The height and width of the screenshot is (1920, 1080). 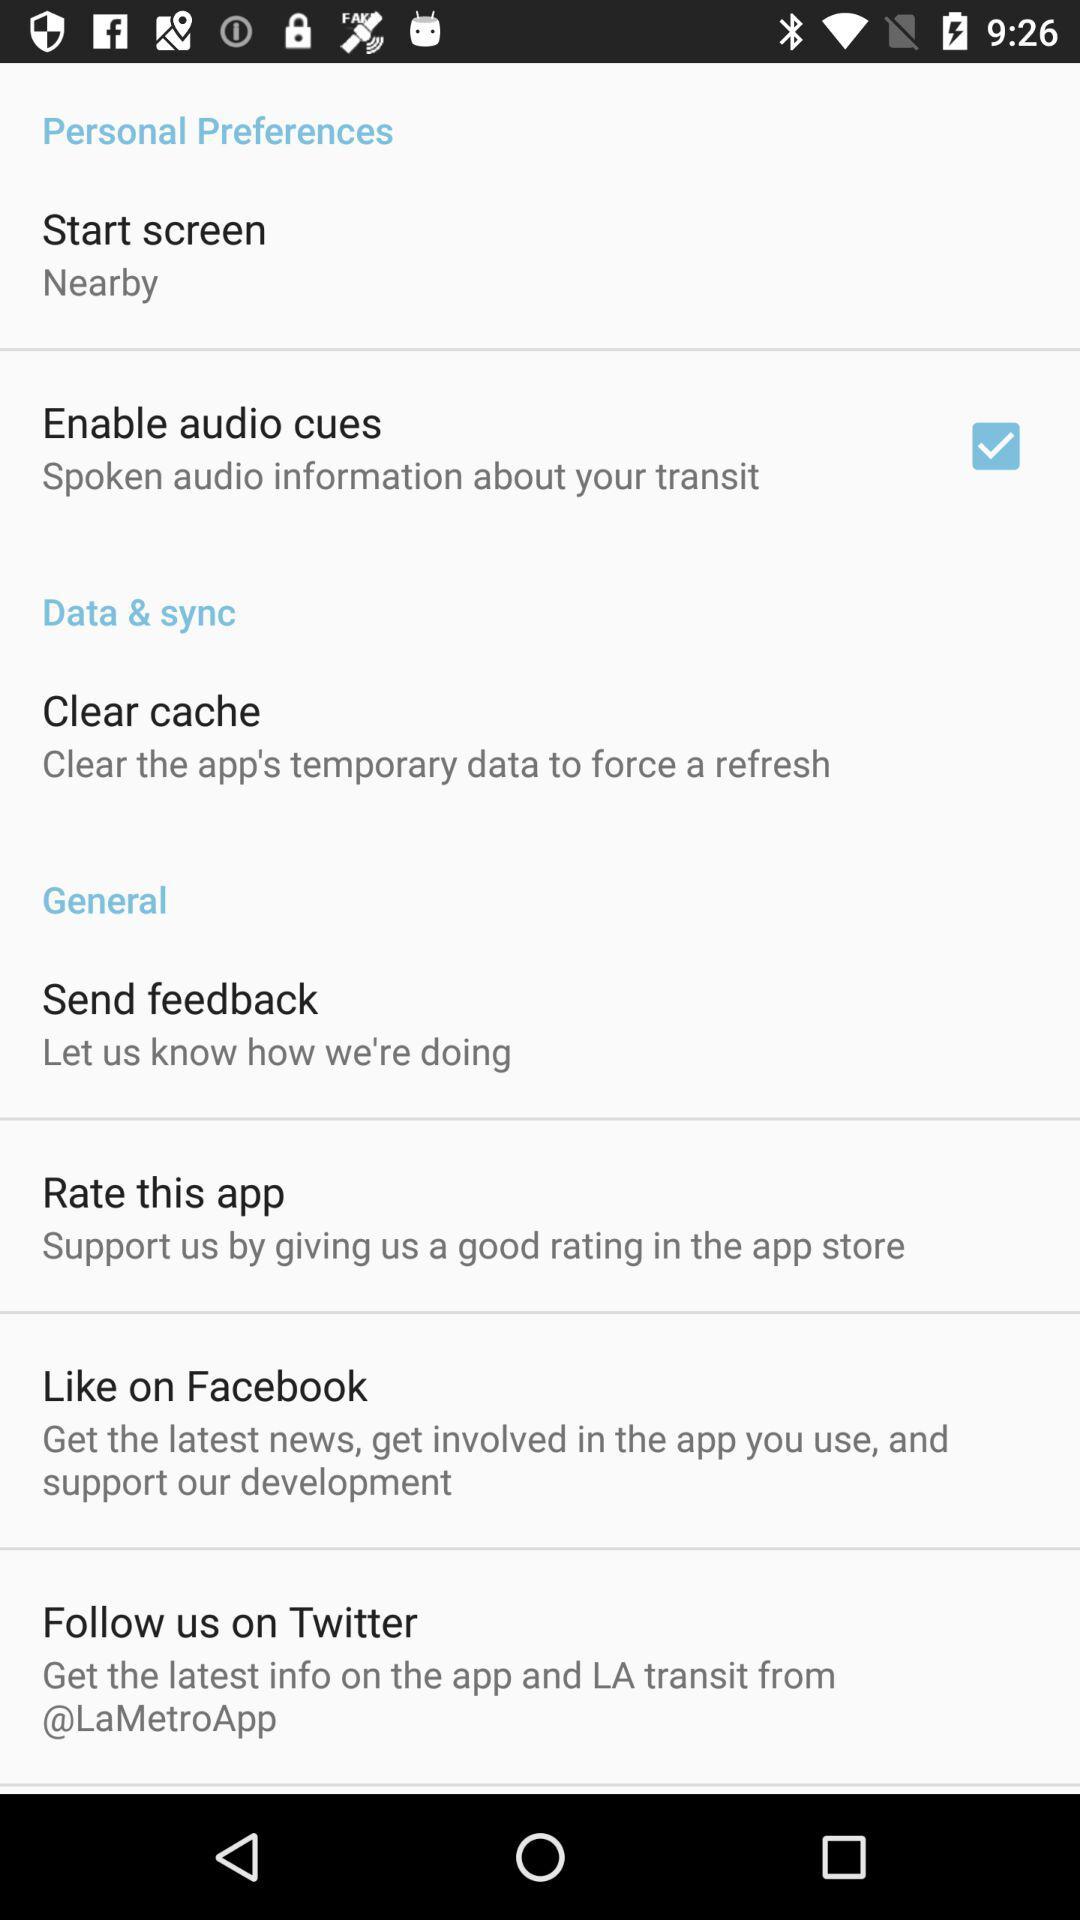 I want to click on app above spoken audio information, so click(x=212, y=420).